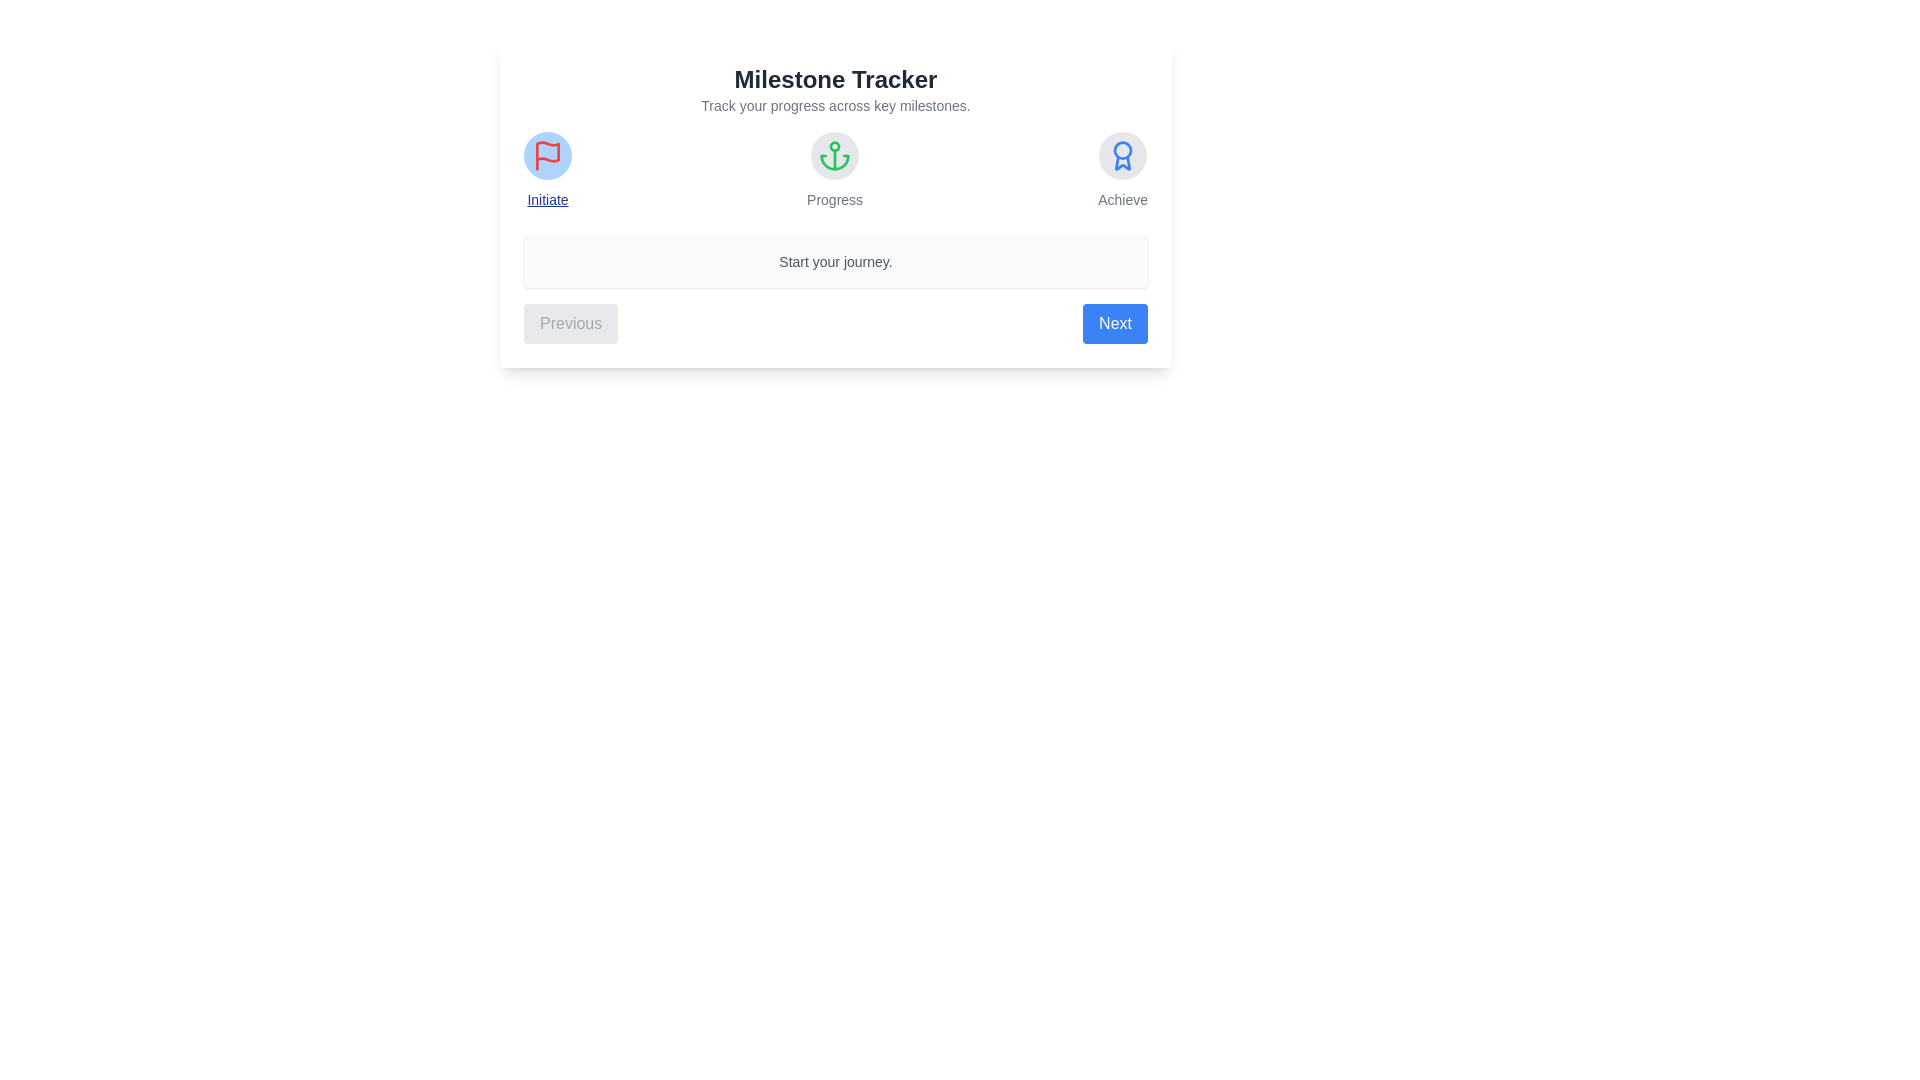  What do you see at coordinates (1123, 154) in the screenshot?
I see `the milestone icon for Achieve` at bounding box center [1123, 154].